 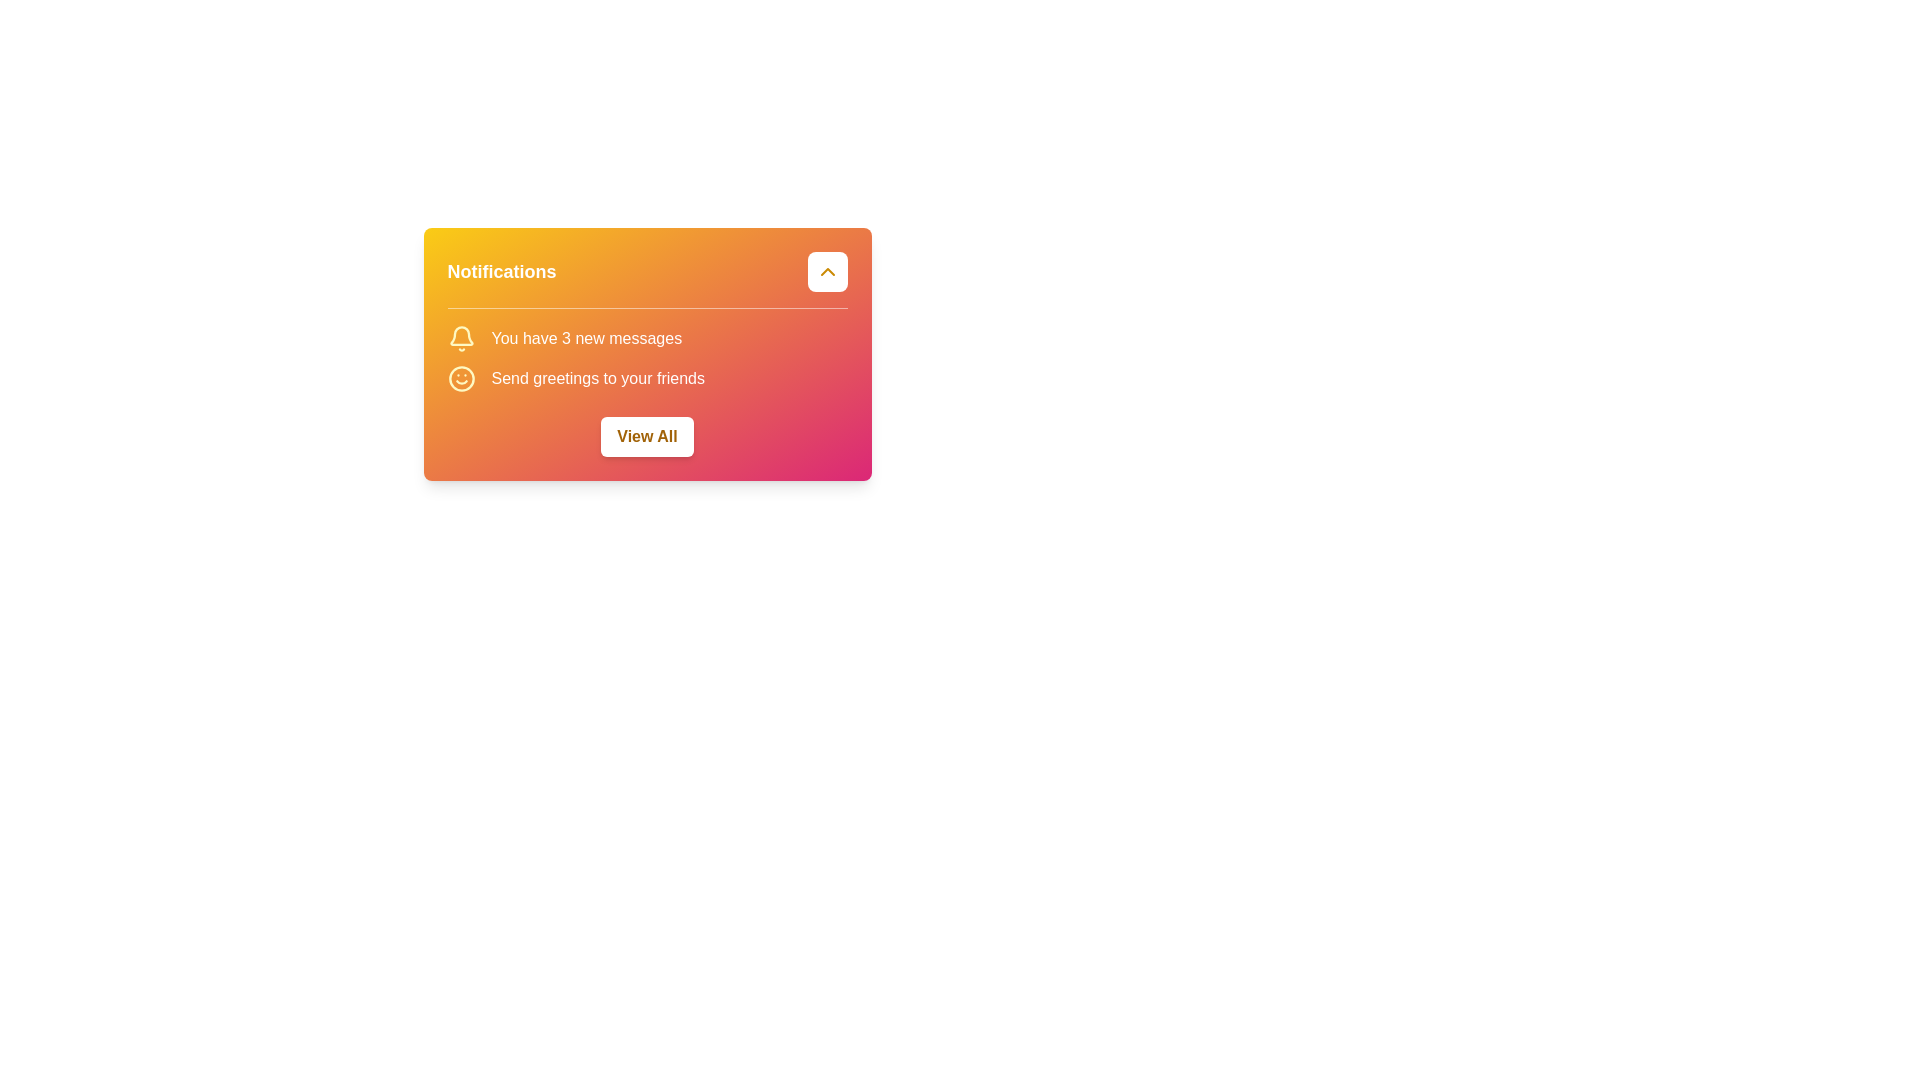 I want to click on text 'Send greetings to your friends' which is the second notification message below 'You have 3 new messages', identified by the accompanying smiley face icon, so click(x=647, y=378).